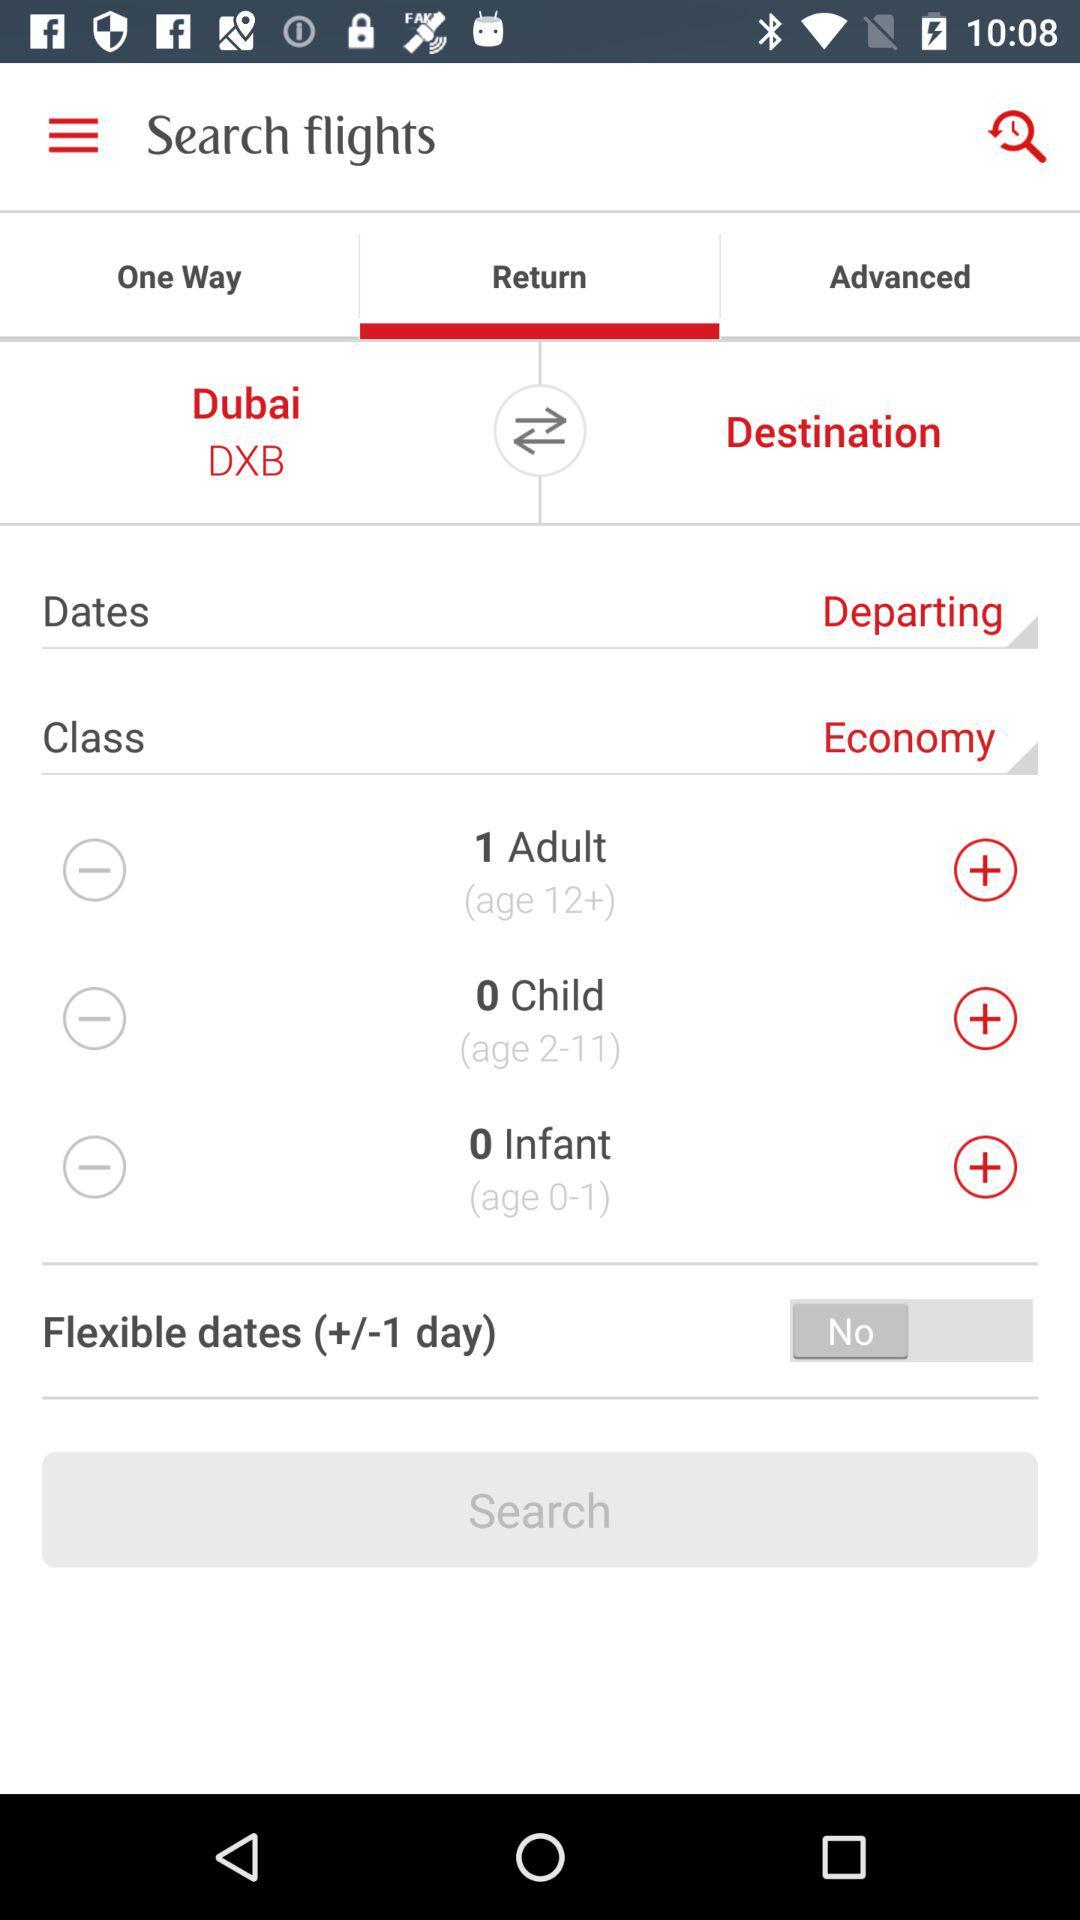  What do you see at coordinates (94, 1166) in the screenshot?
I see `the minus icon` at bounding box center [94, 1166].